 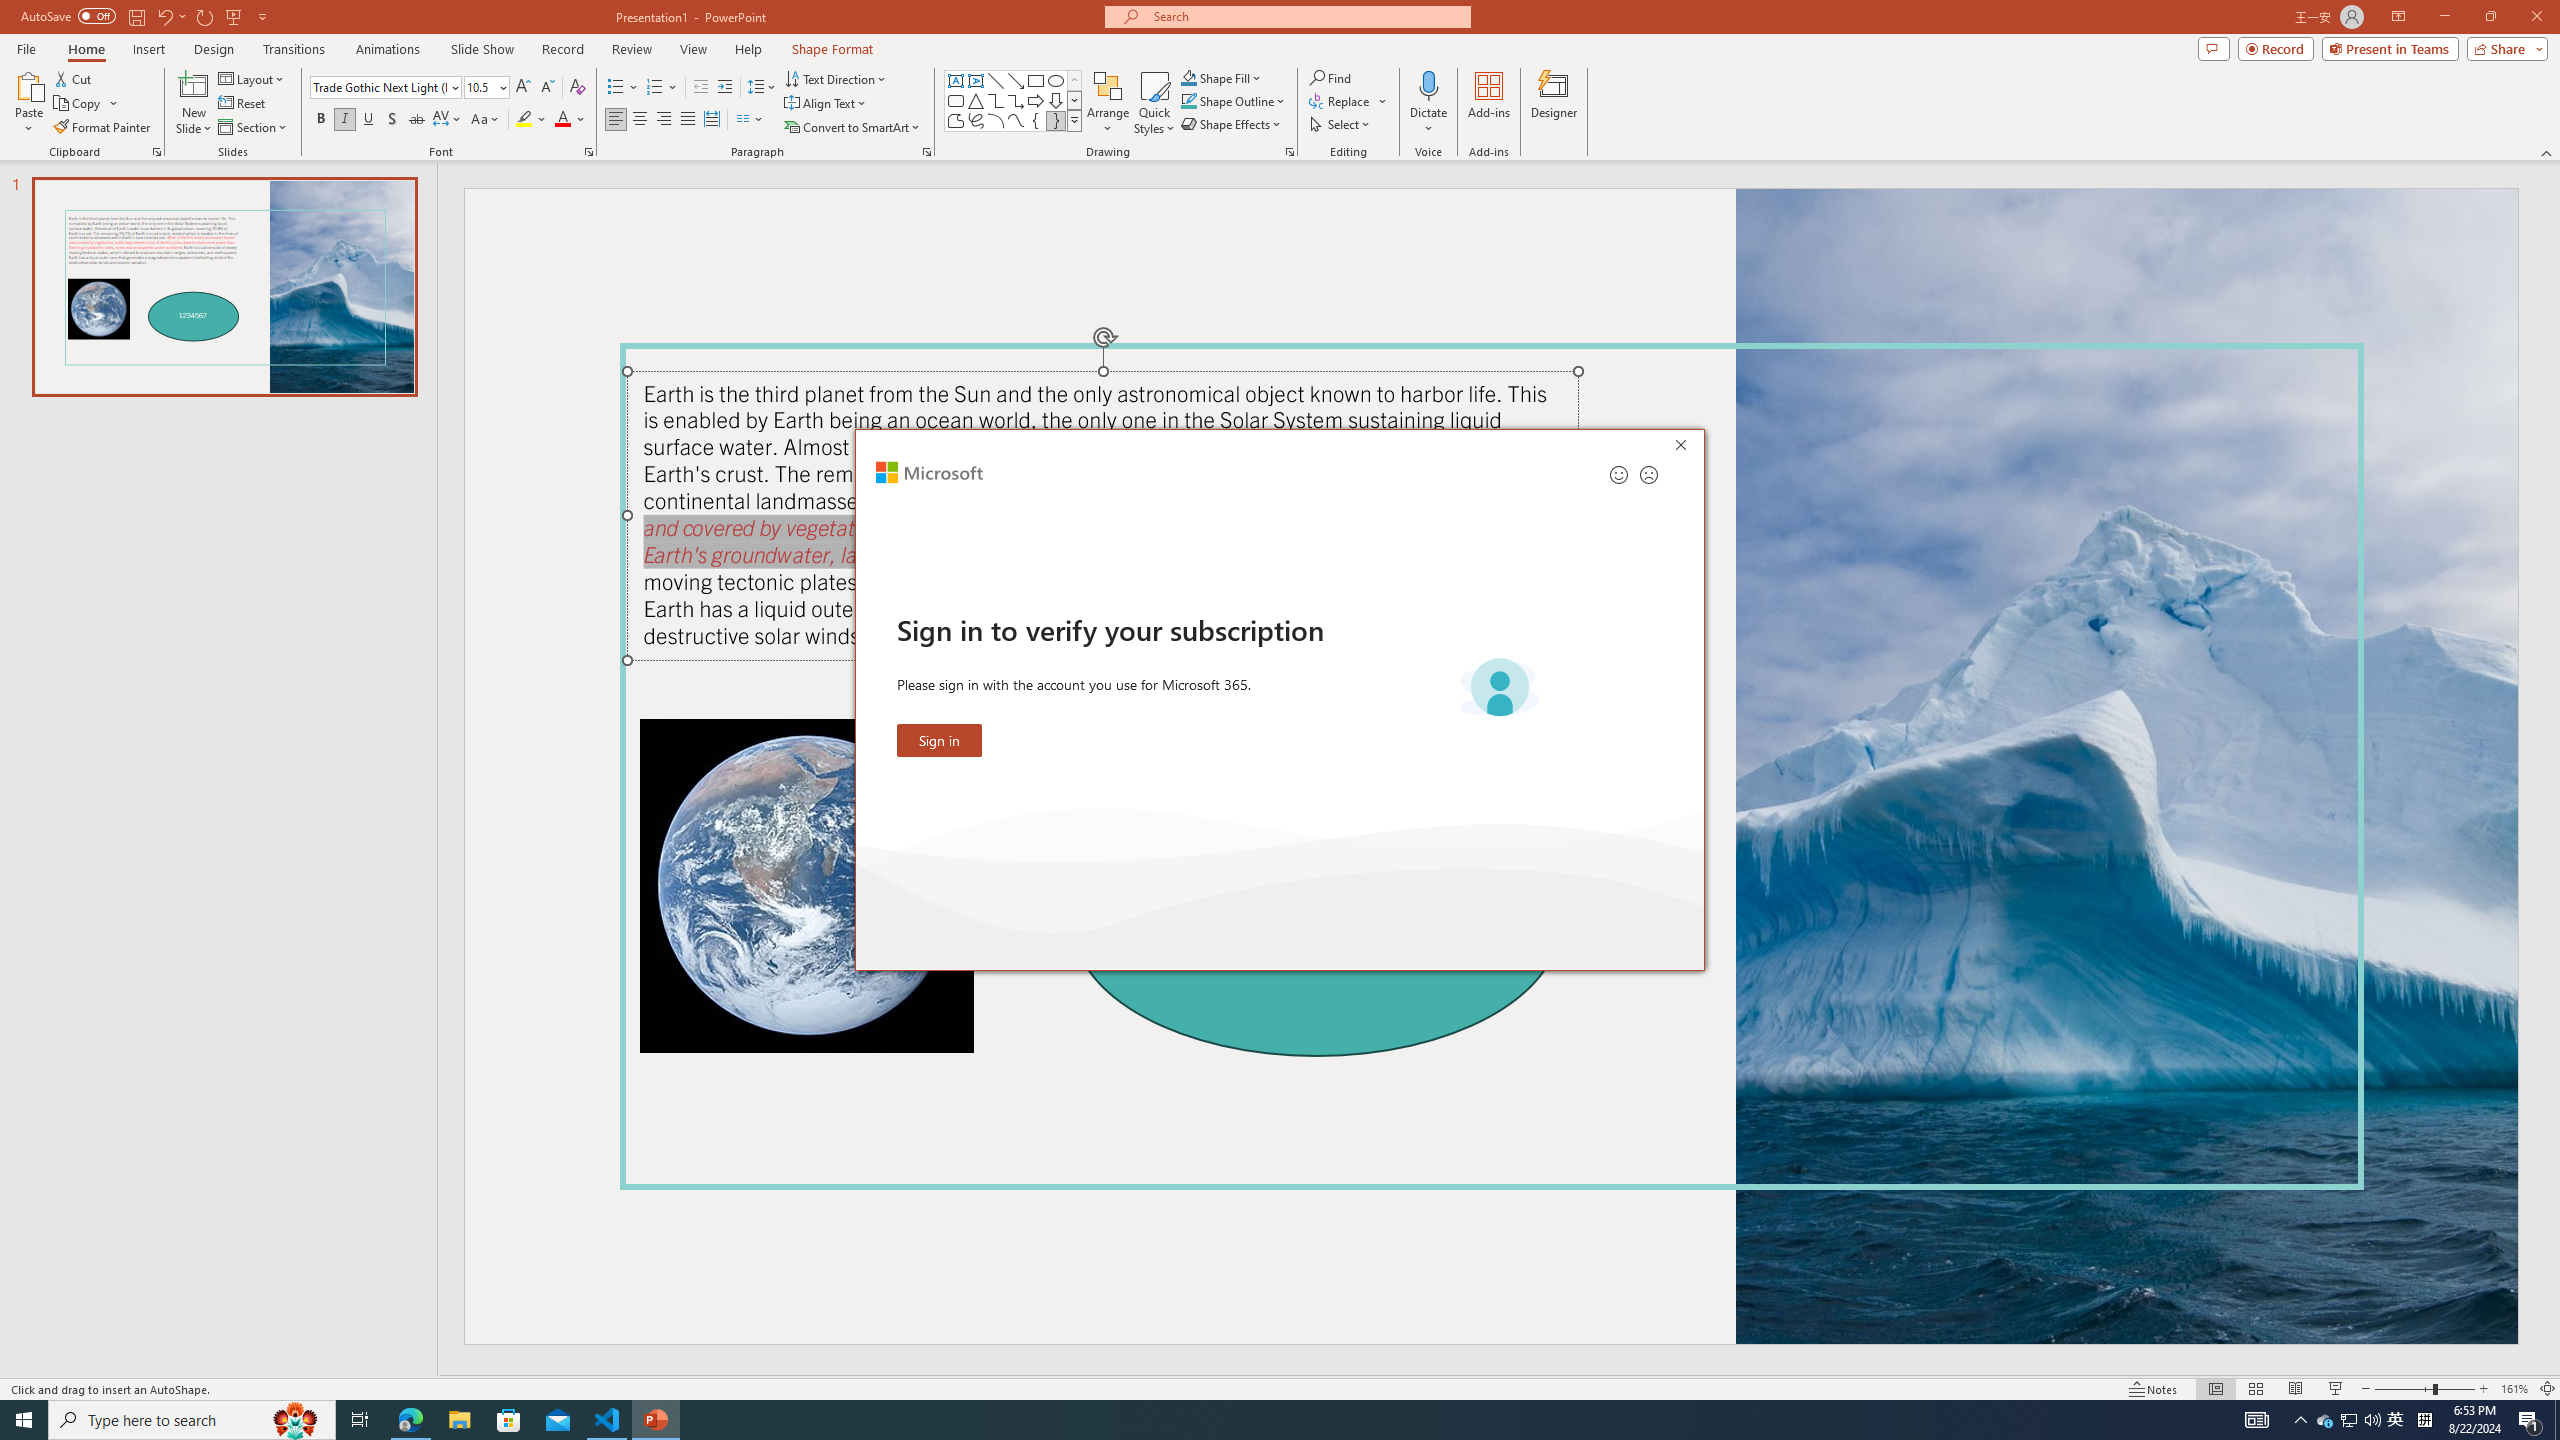 What do you see at coordinates (343, 118) in the screenshot?
I see `'Italic'` at bounding box center [343, 118].